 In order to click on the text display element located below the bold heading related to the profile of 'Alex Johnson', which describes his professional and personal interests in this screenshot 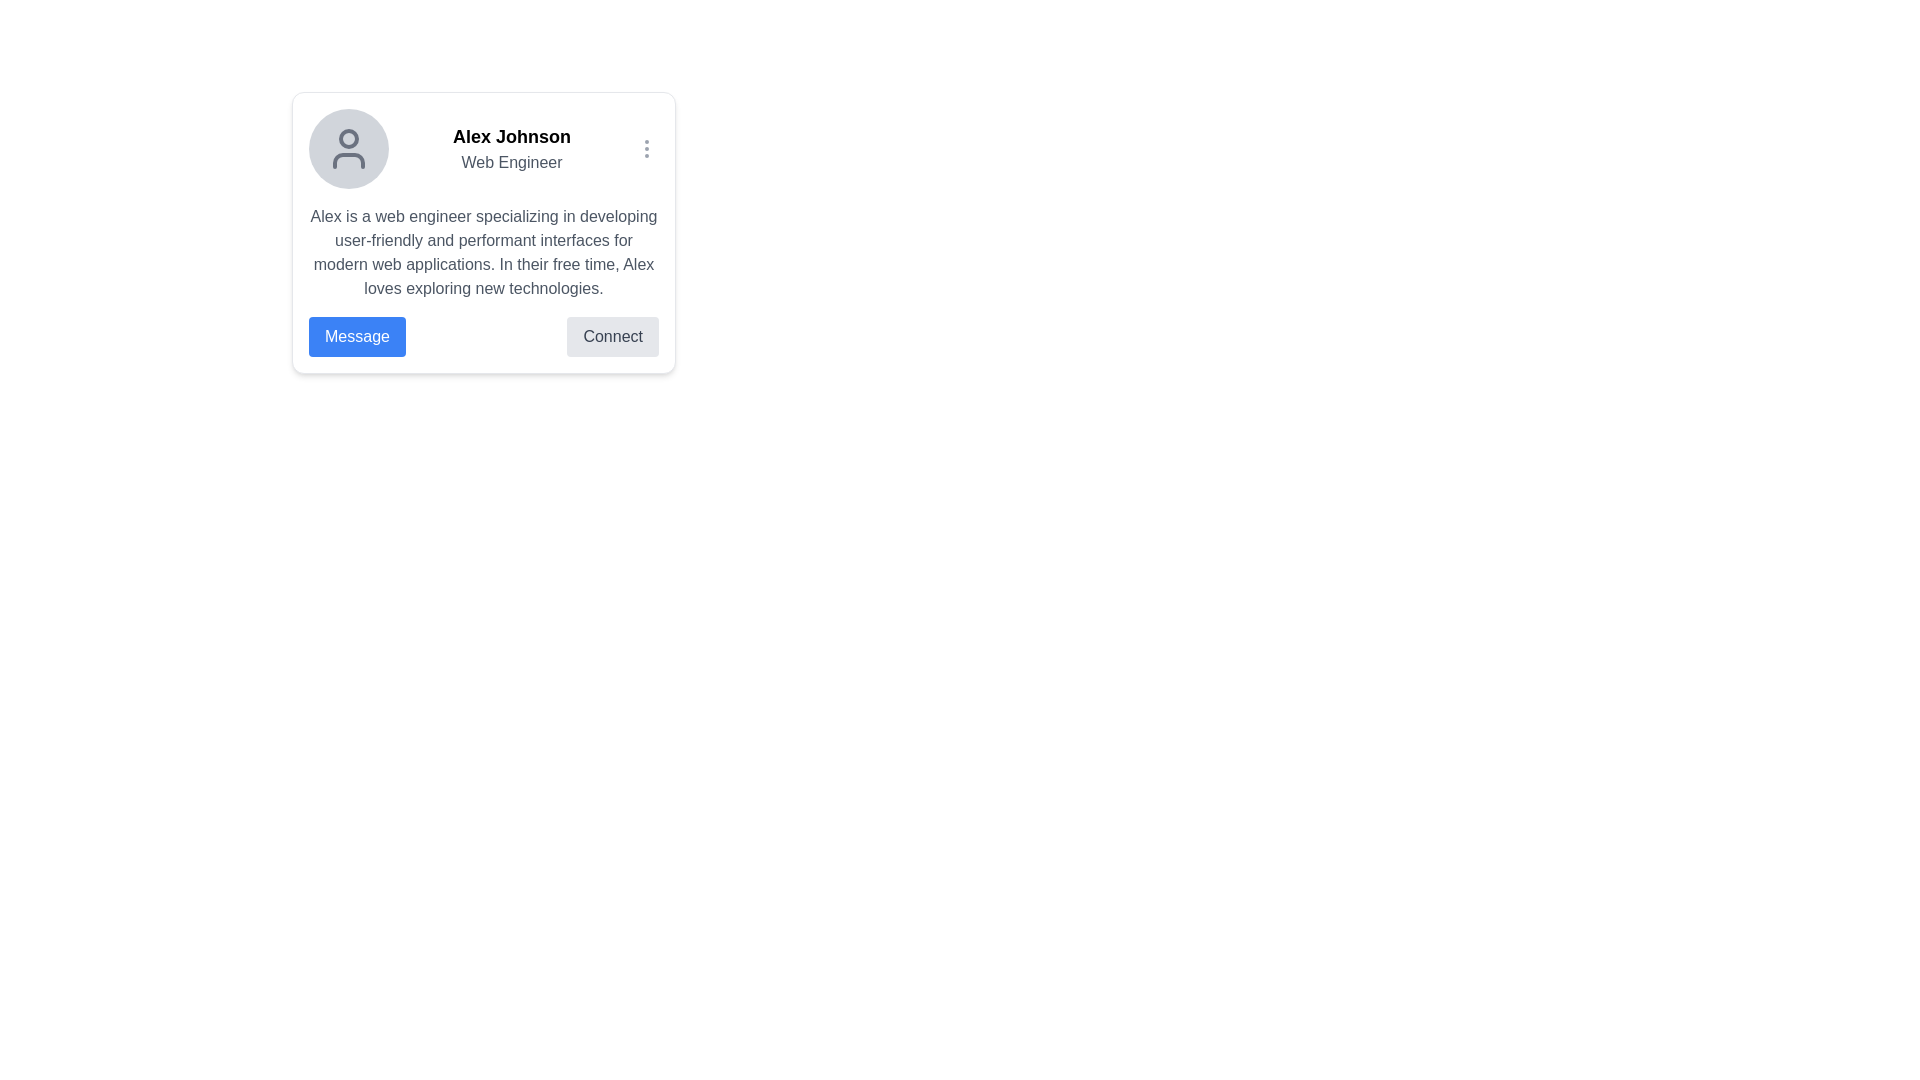, I will do `click(484, 252)`.